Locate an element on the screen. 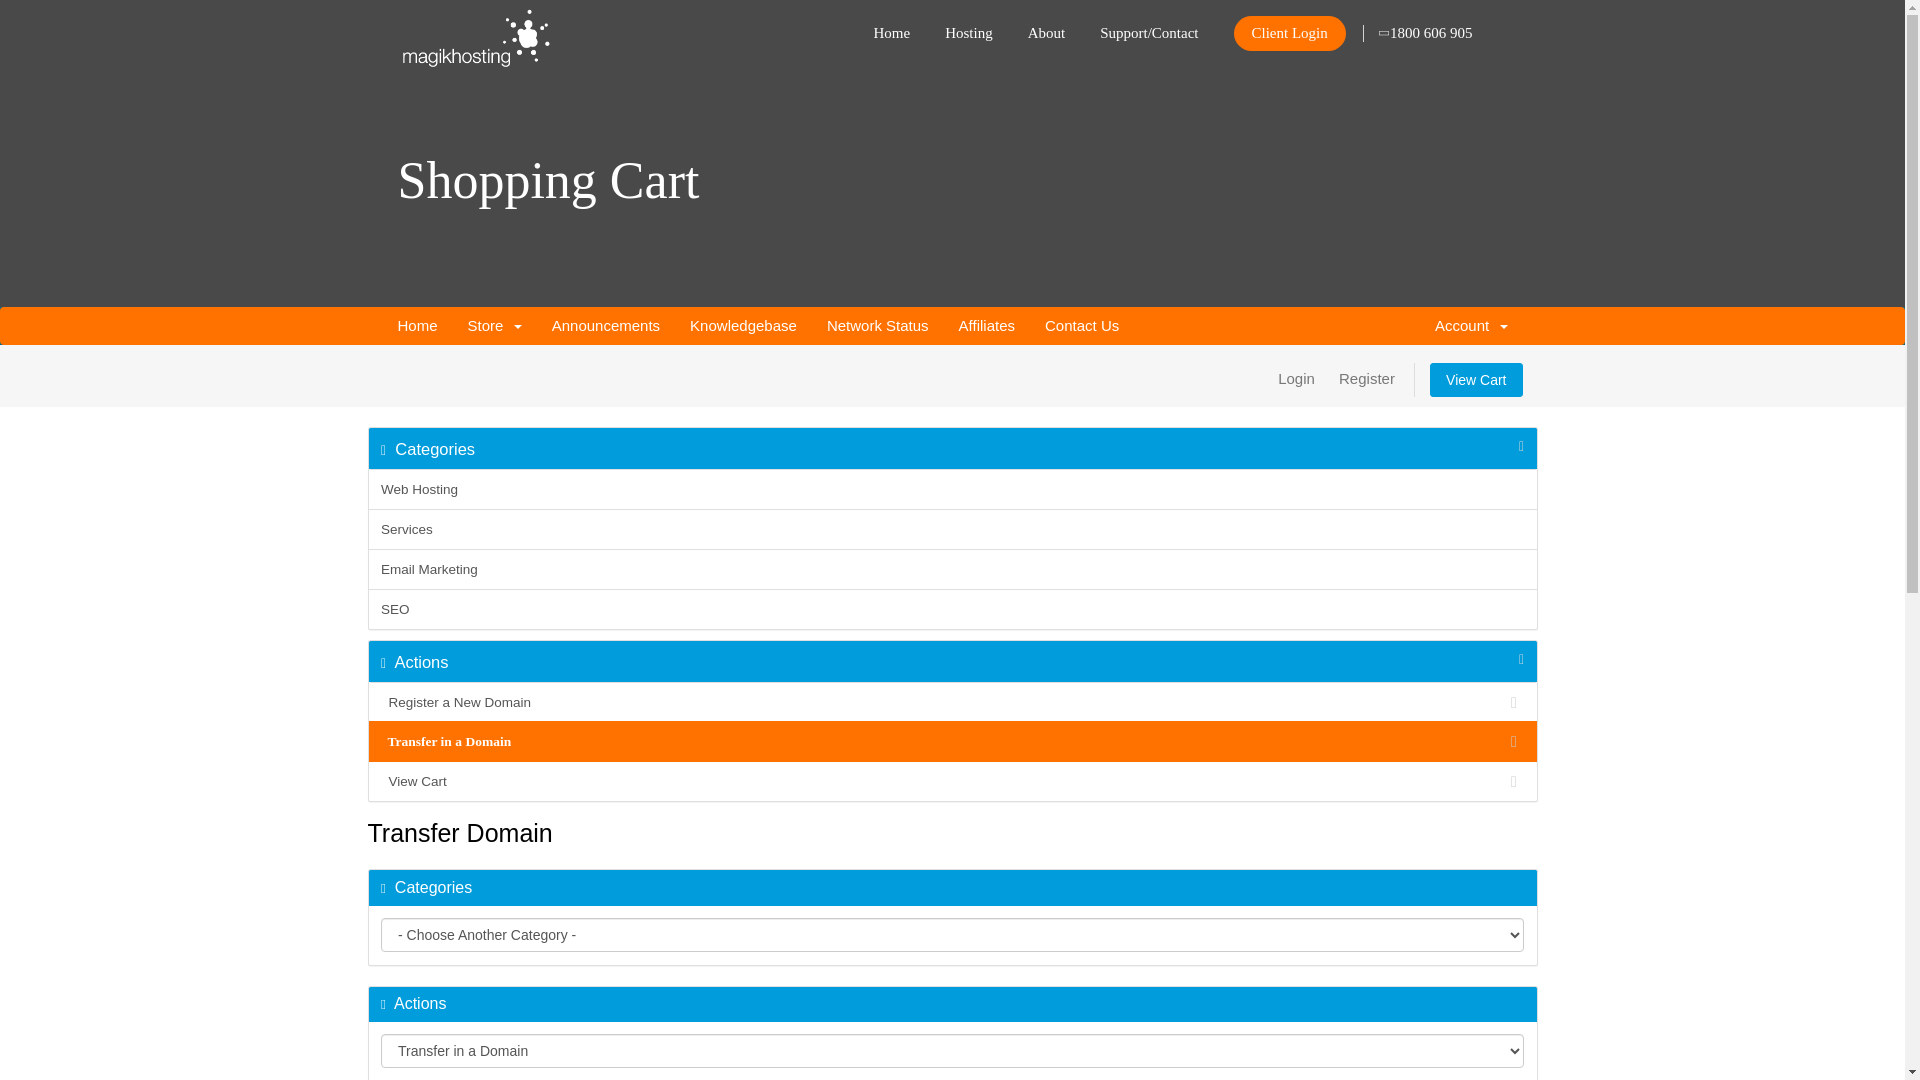  'Announcements' is located at coordinates (537, 325).